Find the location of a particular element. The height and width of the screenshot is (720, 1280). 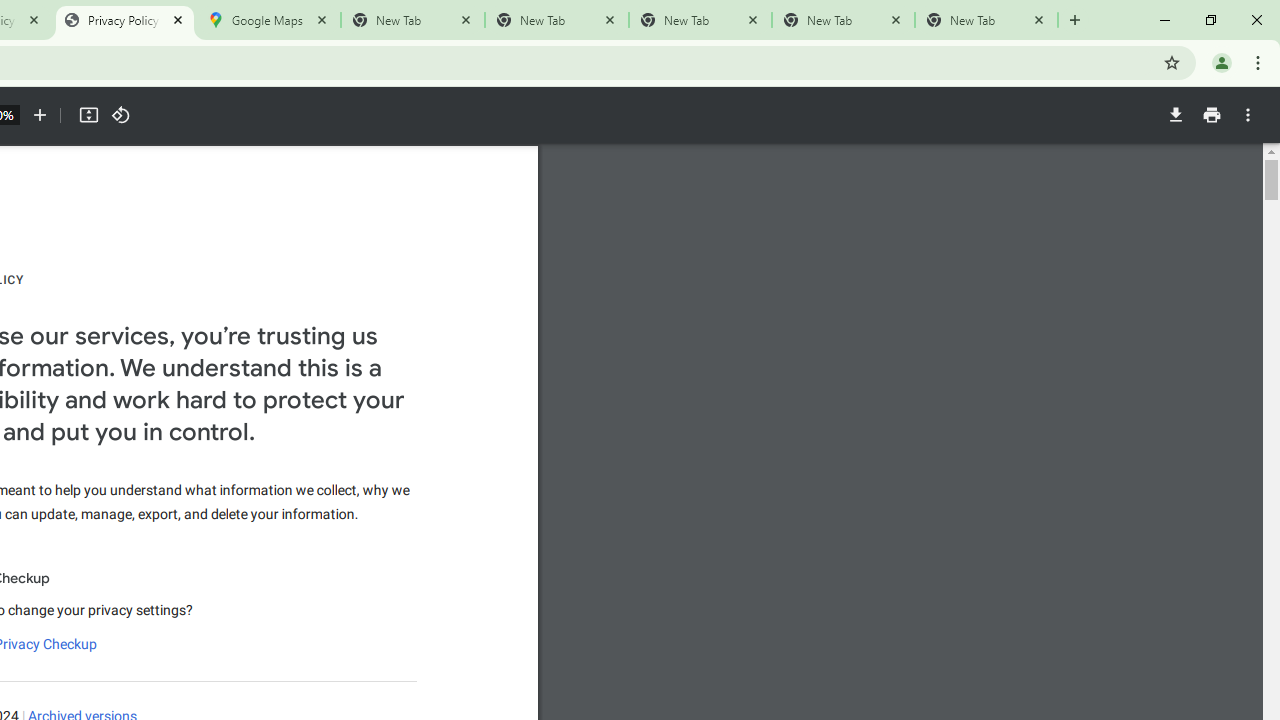

'Fit to page' is located at coordinates (87, 115).